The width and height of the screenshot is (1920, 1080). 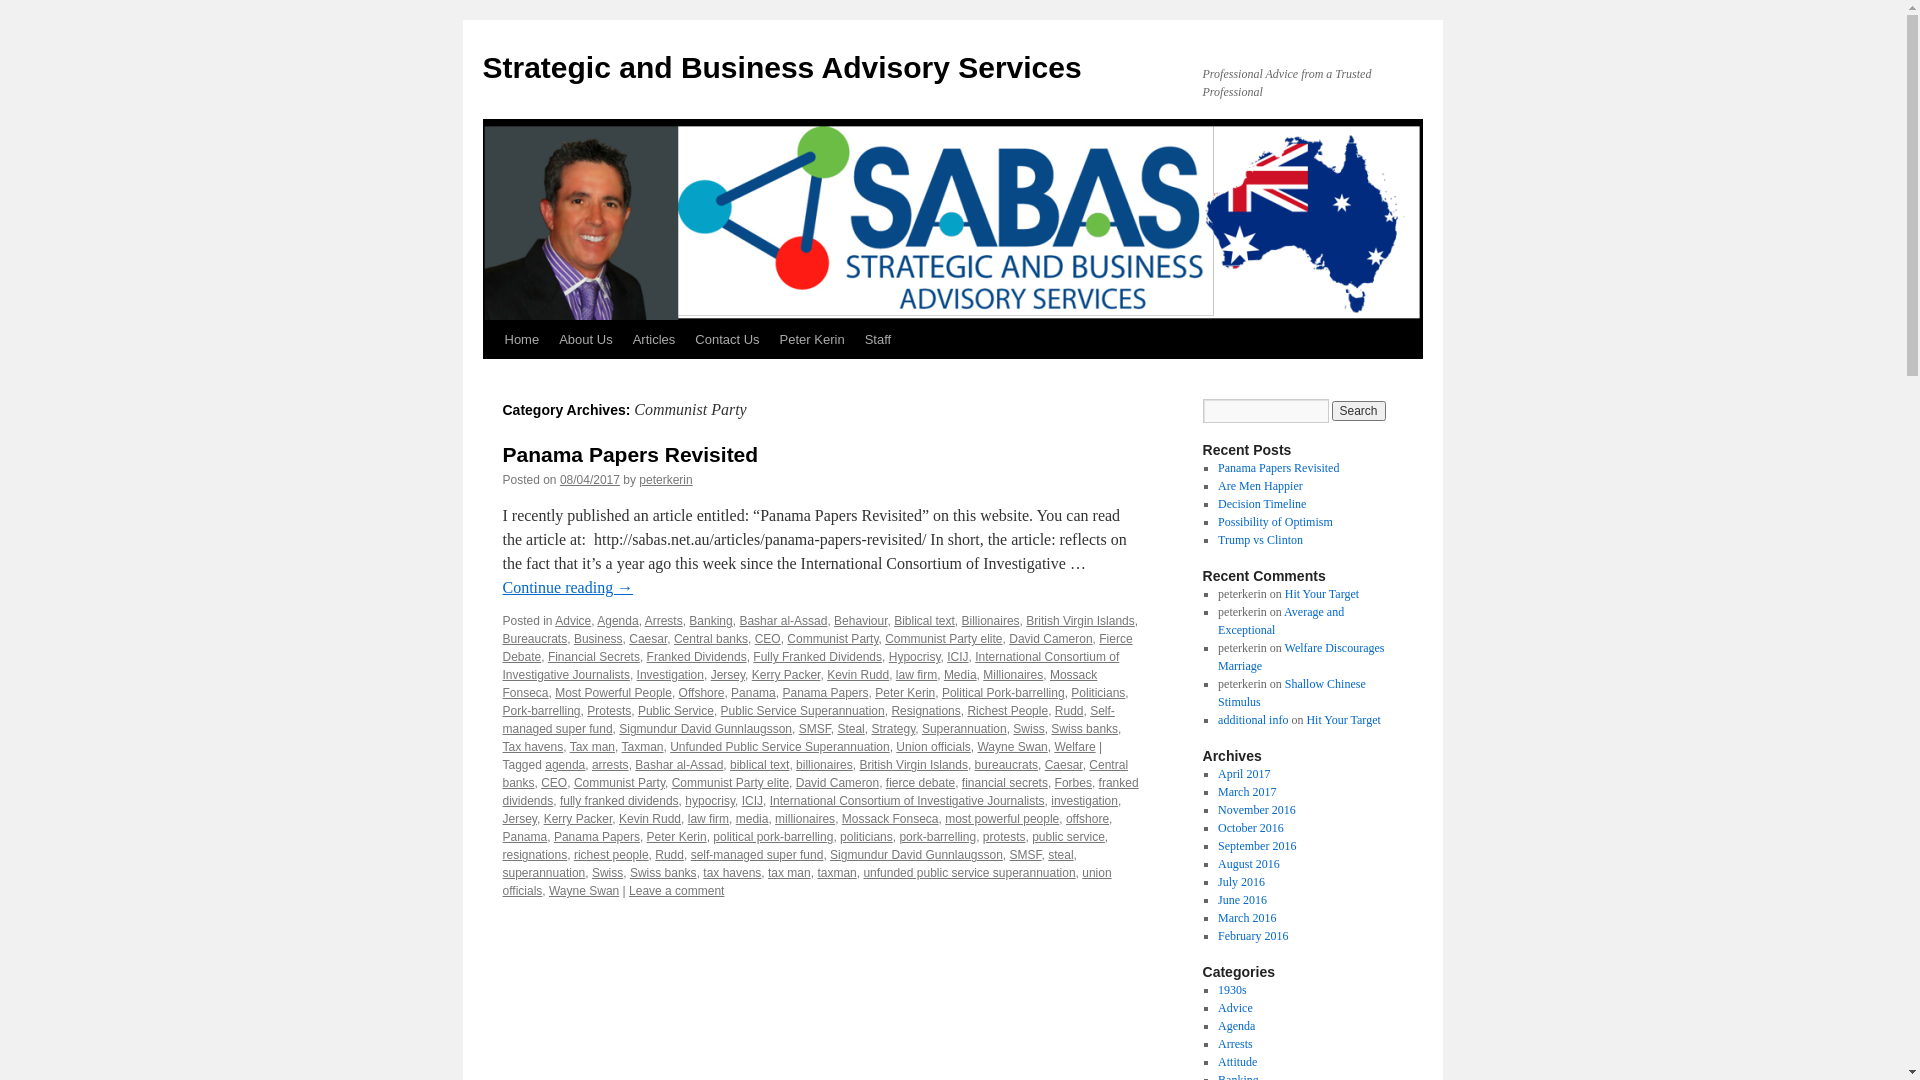 What do you see at coordinates (860, 620) in the screenshot?
I see `'Behaviour'` at bounding box center [860, 620].